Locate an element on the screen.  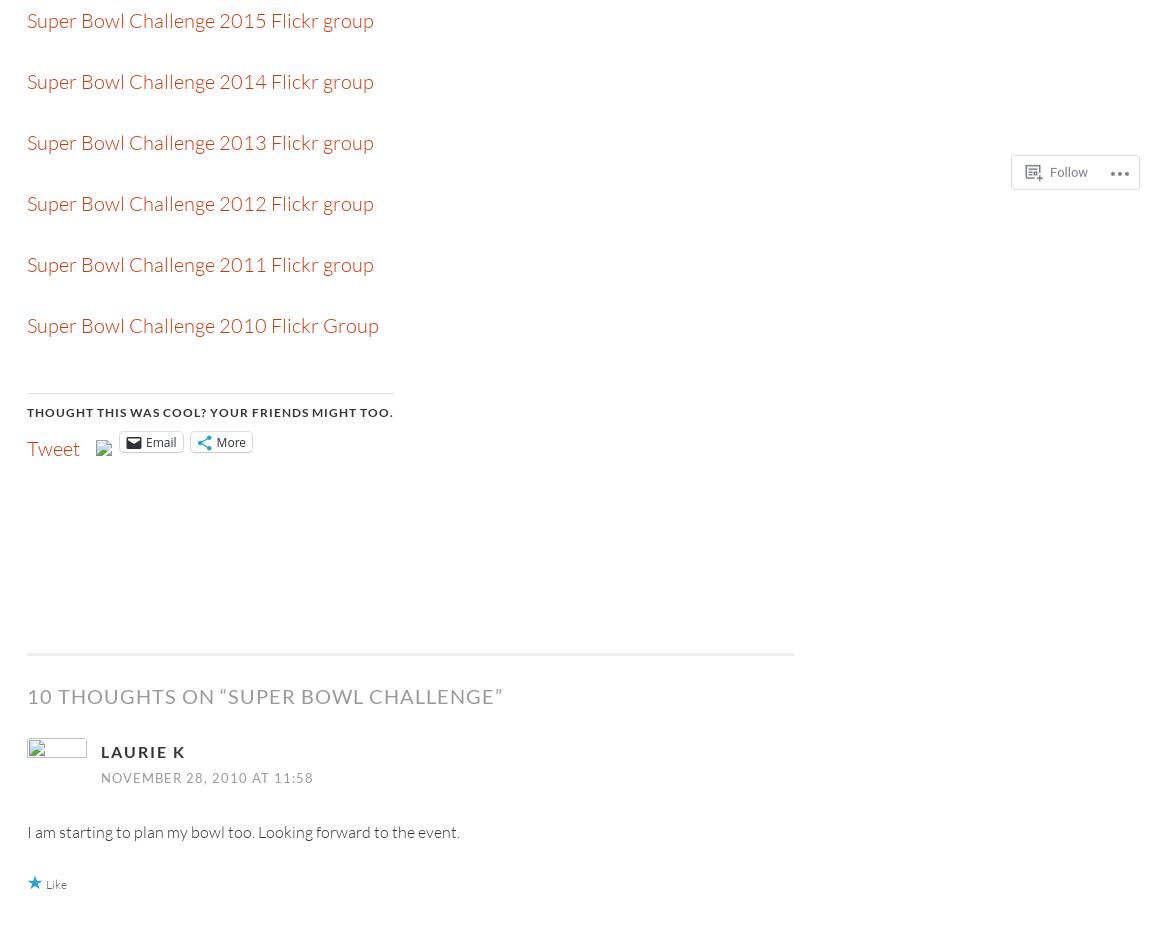
'Like' is located at coordinates (55, 883).